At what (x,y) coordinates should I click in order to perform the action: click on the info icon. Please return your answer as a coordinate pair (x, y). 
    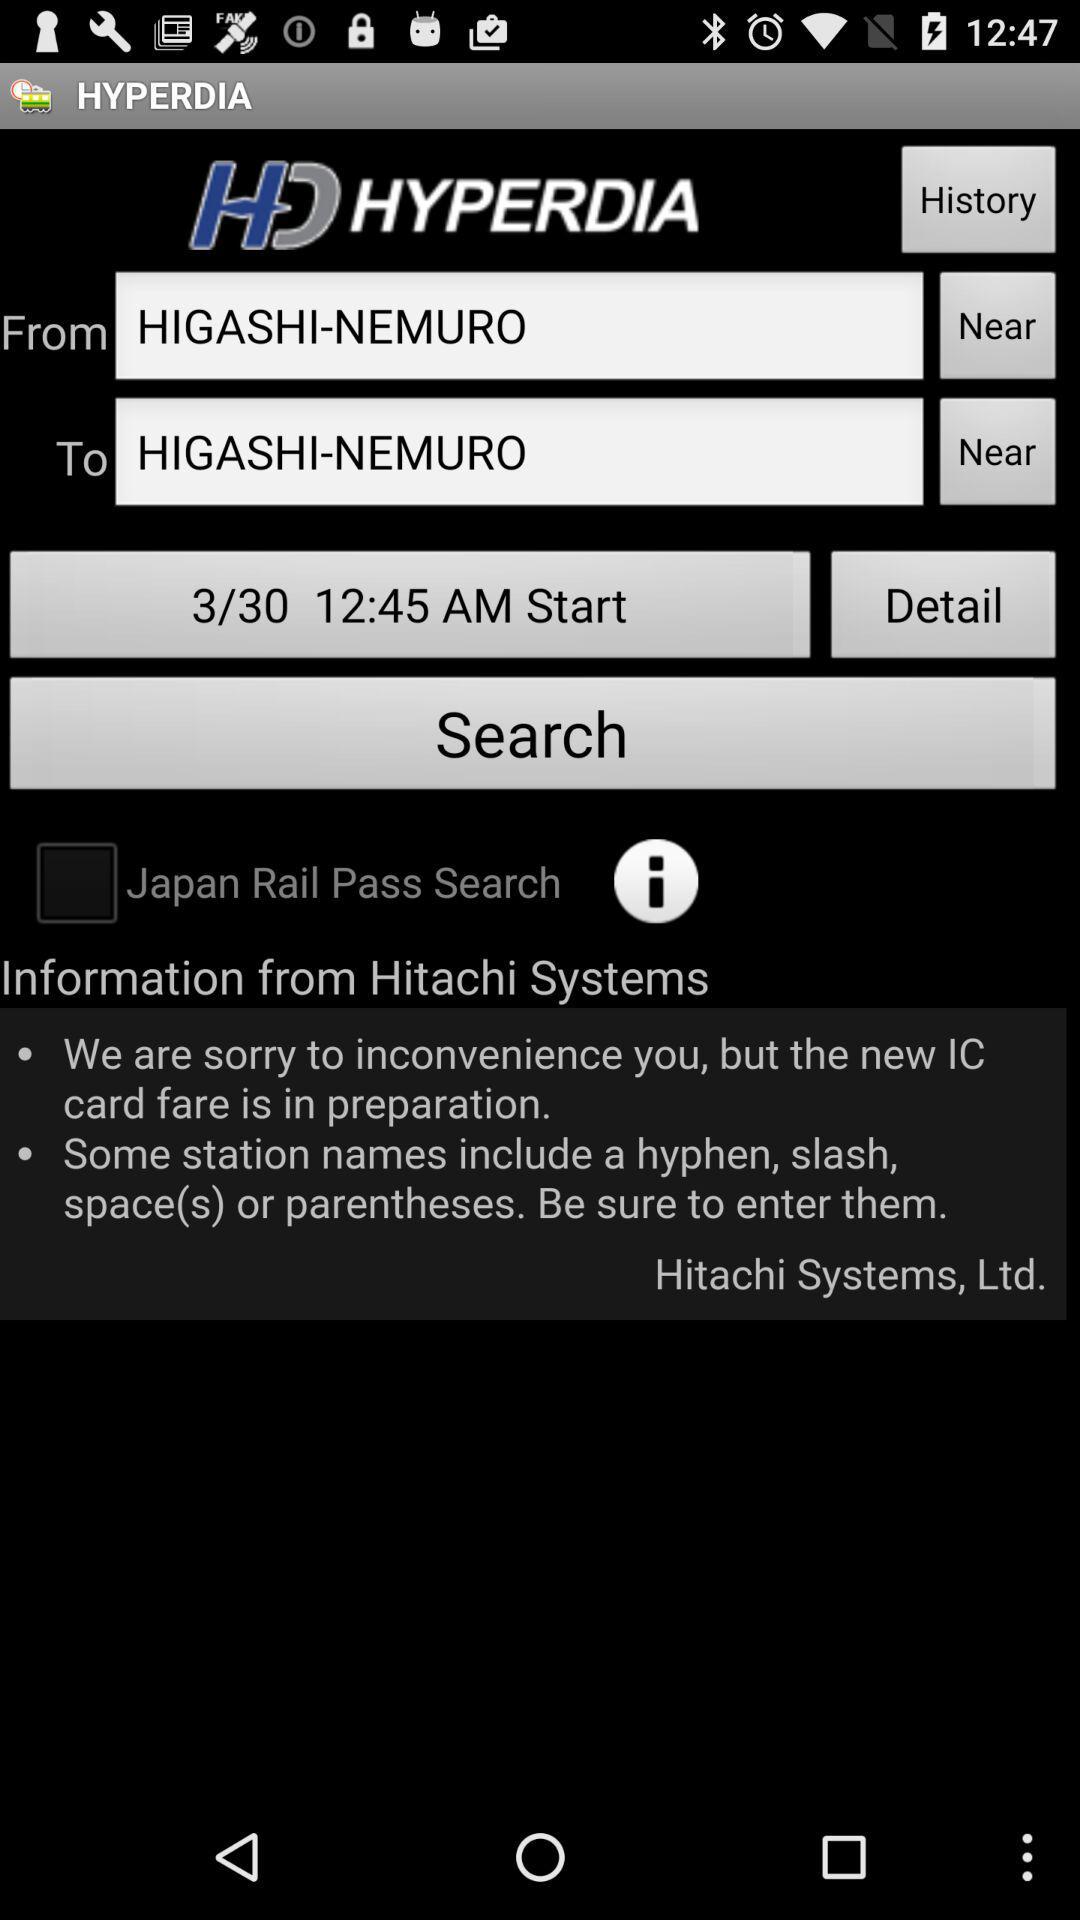
    Looking at the image, I should click on (656, 942).